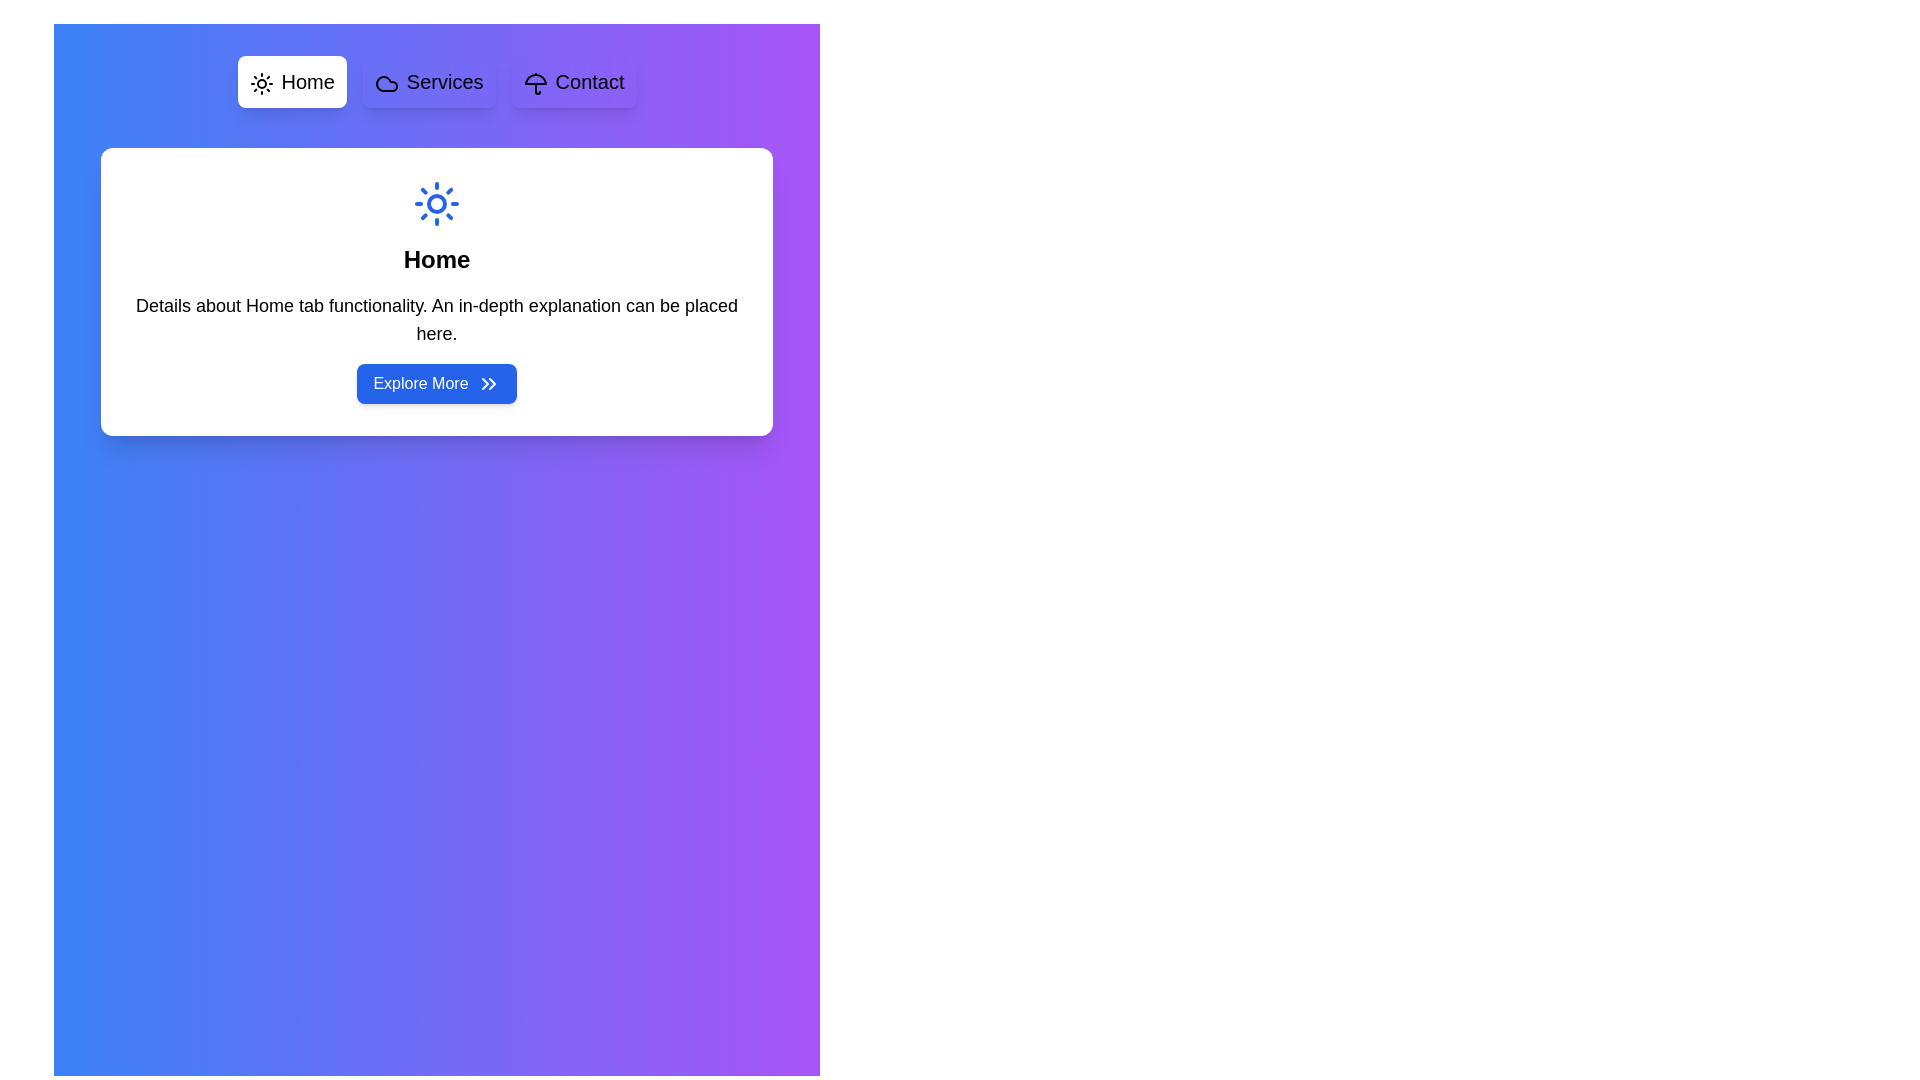 The image size is (1920, 1080). I want to click on the rectangular blue button with rounded corners labeled 'Explore More' to change its background color, so click(435, 384).